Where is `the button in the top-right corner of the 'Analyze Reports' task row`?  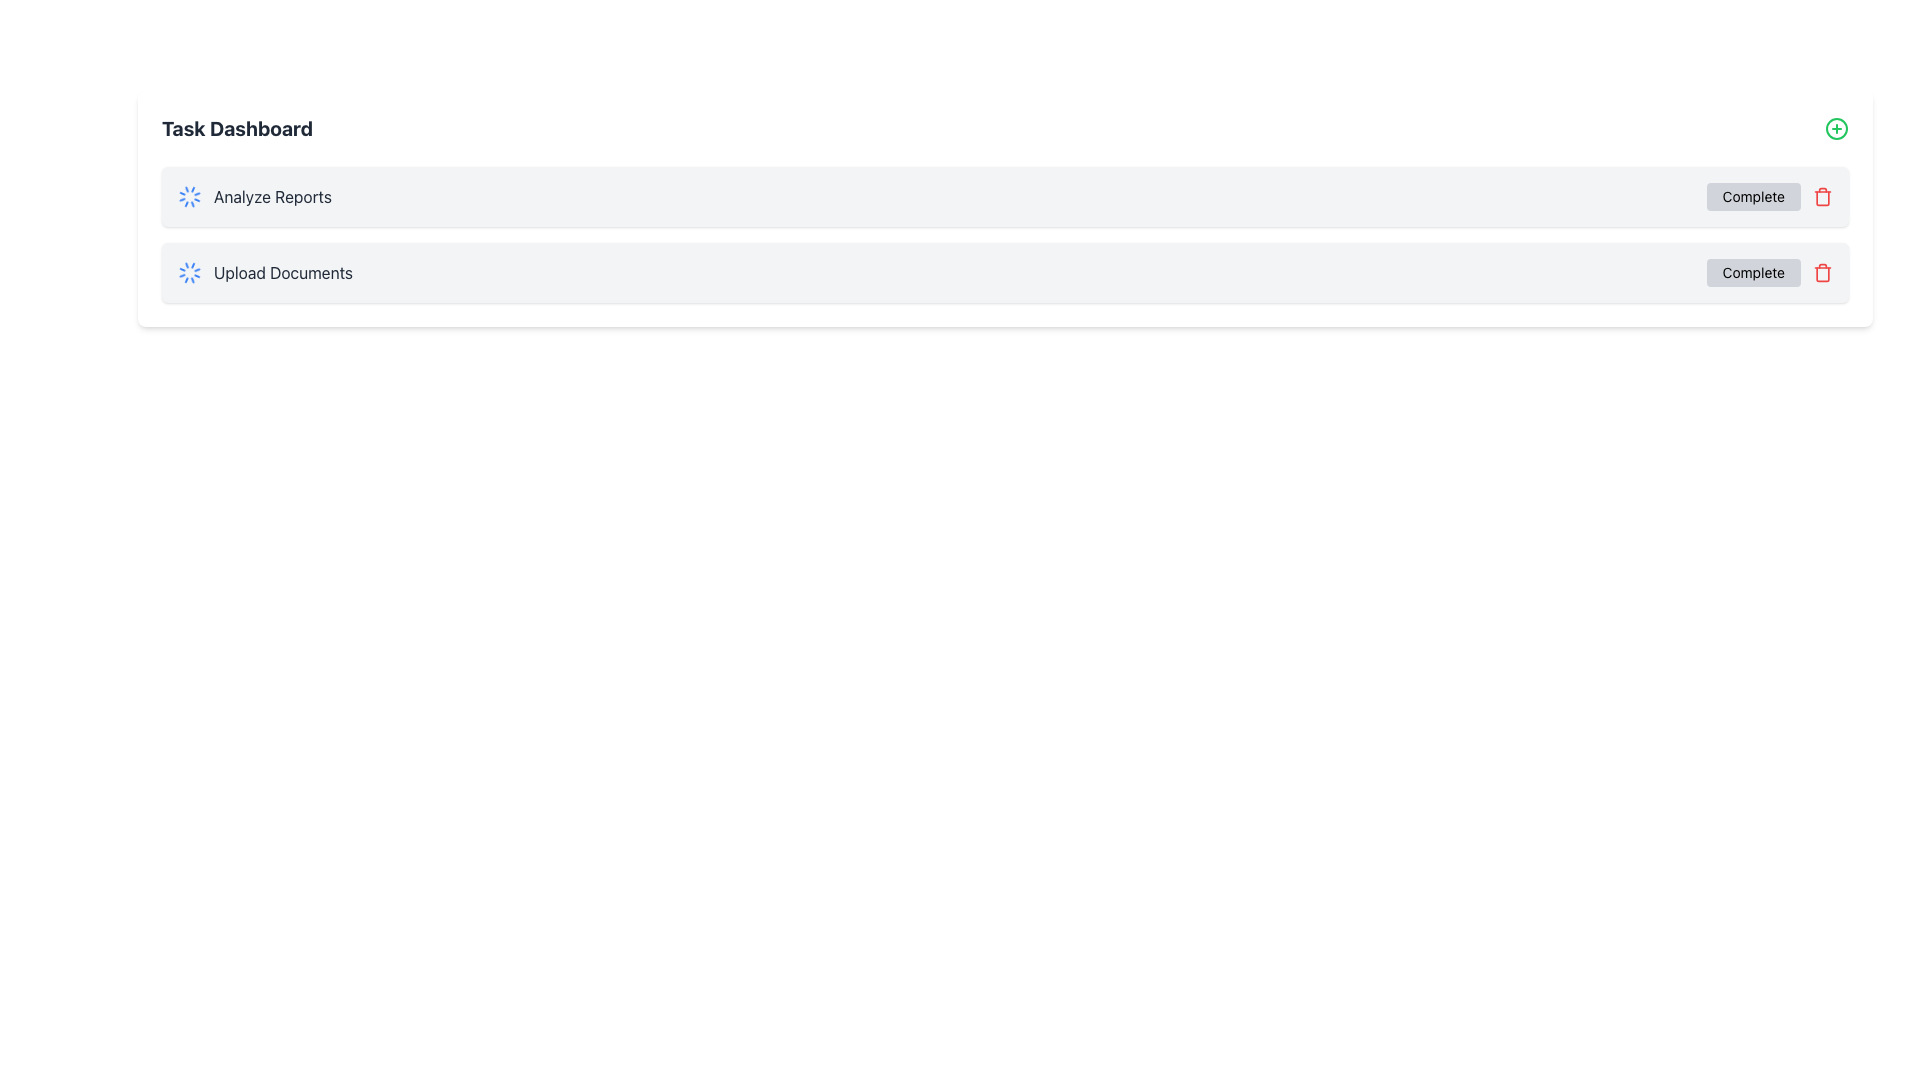
the button in the top-right corner of the 'Analyze Reports' task row is located at coordinates (1752, 196).